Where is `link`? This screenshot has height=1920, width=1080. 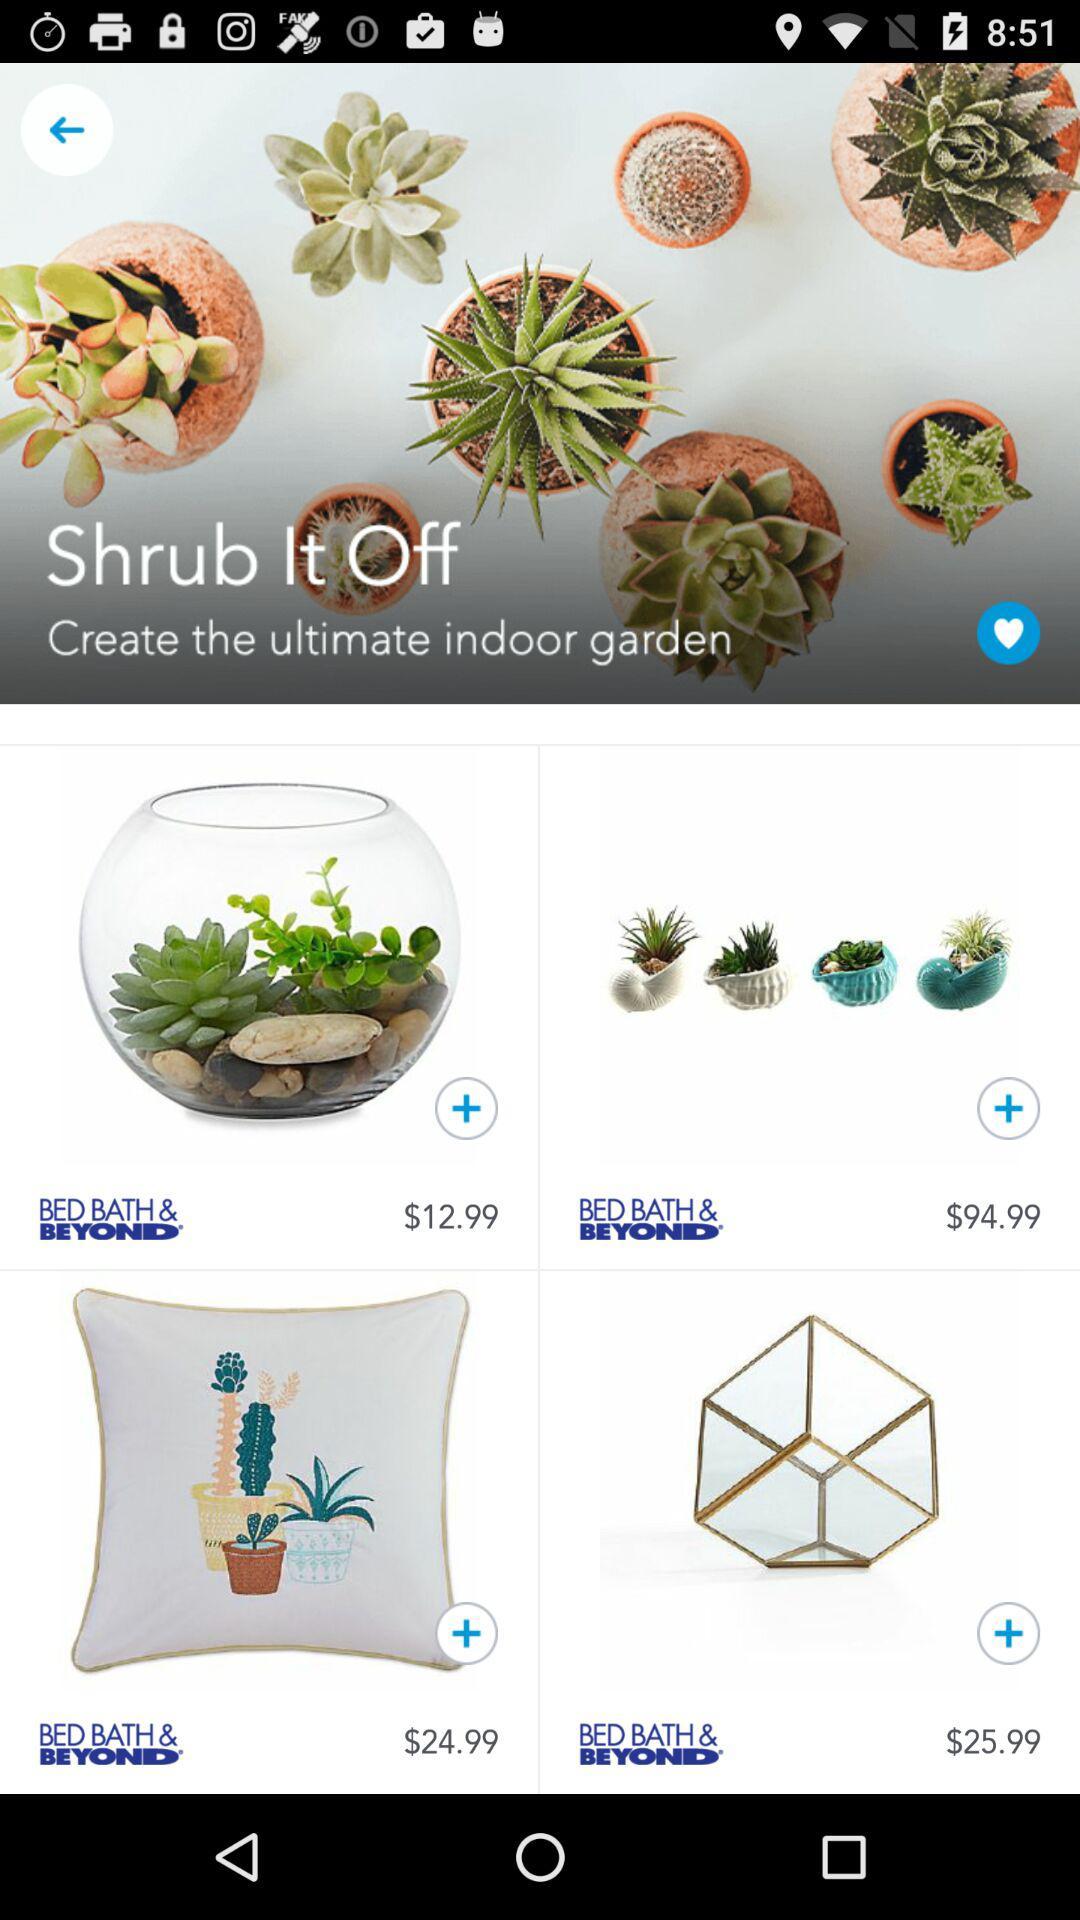
link is located at coordinates (111, 1218).